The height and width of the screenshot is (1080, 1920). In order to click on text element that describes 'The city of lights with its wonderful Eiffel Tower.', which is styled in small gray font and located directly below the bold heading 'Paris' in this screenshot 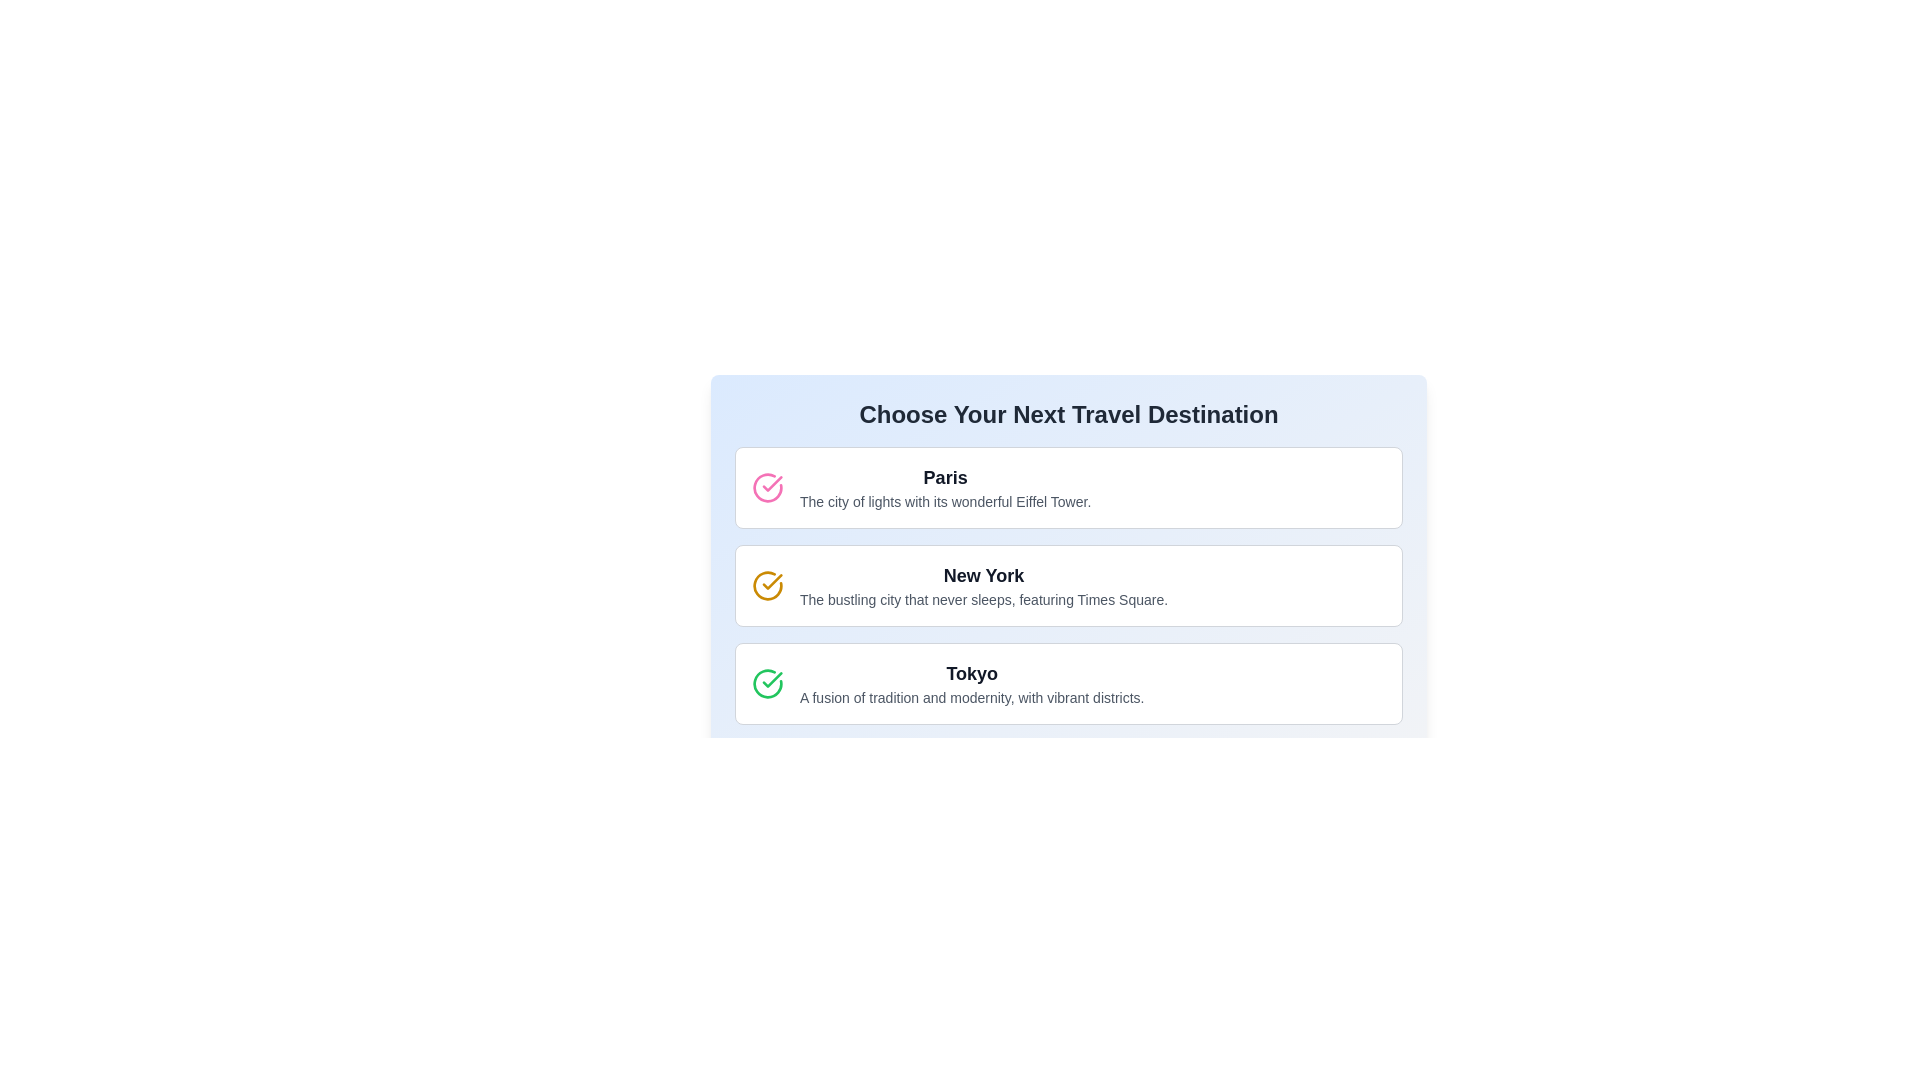, I will do `click(944, 500)`.